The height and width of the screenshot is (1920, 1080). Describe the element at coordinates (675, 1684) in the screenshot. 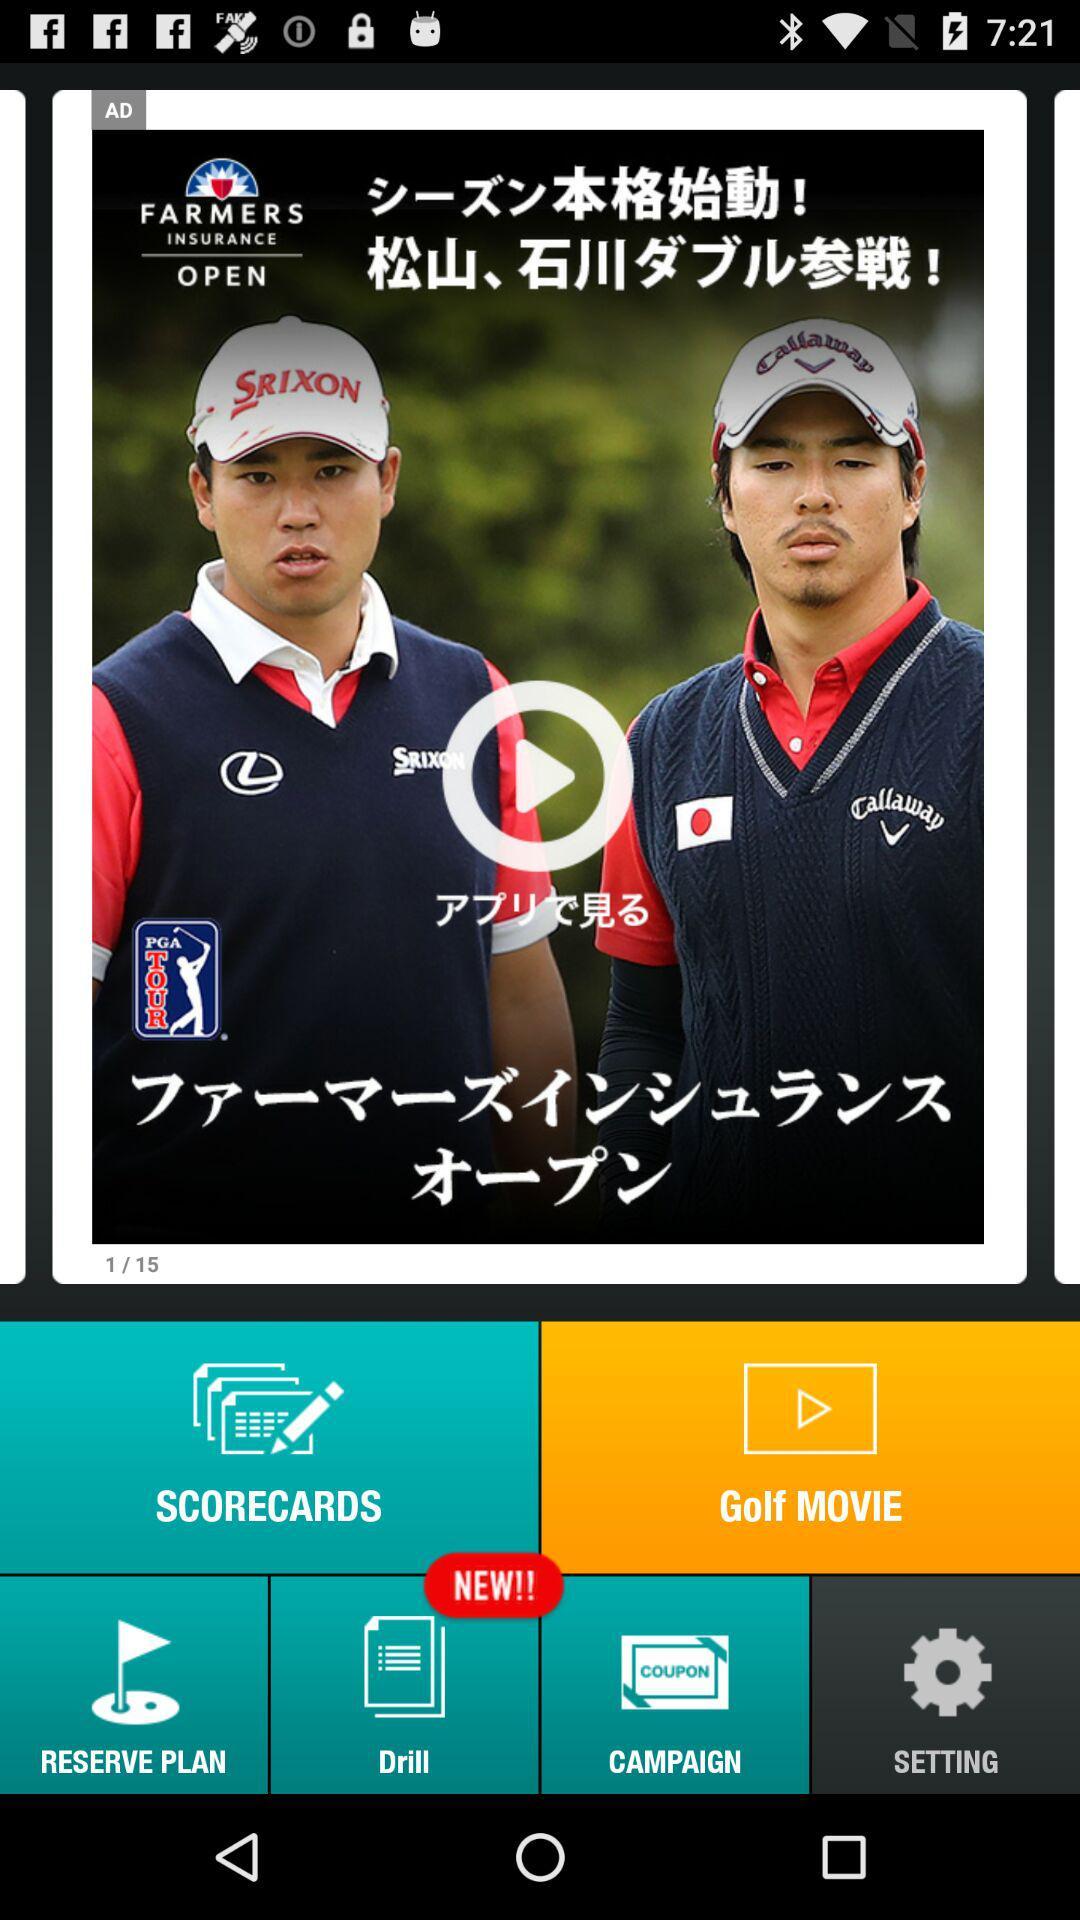

I see `the icon to the right of drill button` at that location.